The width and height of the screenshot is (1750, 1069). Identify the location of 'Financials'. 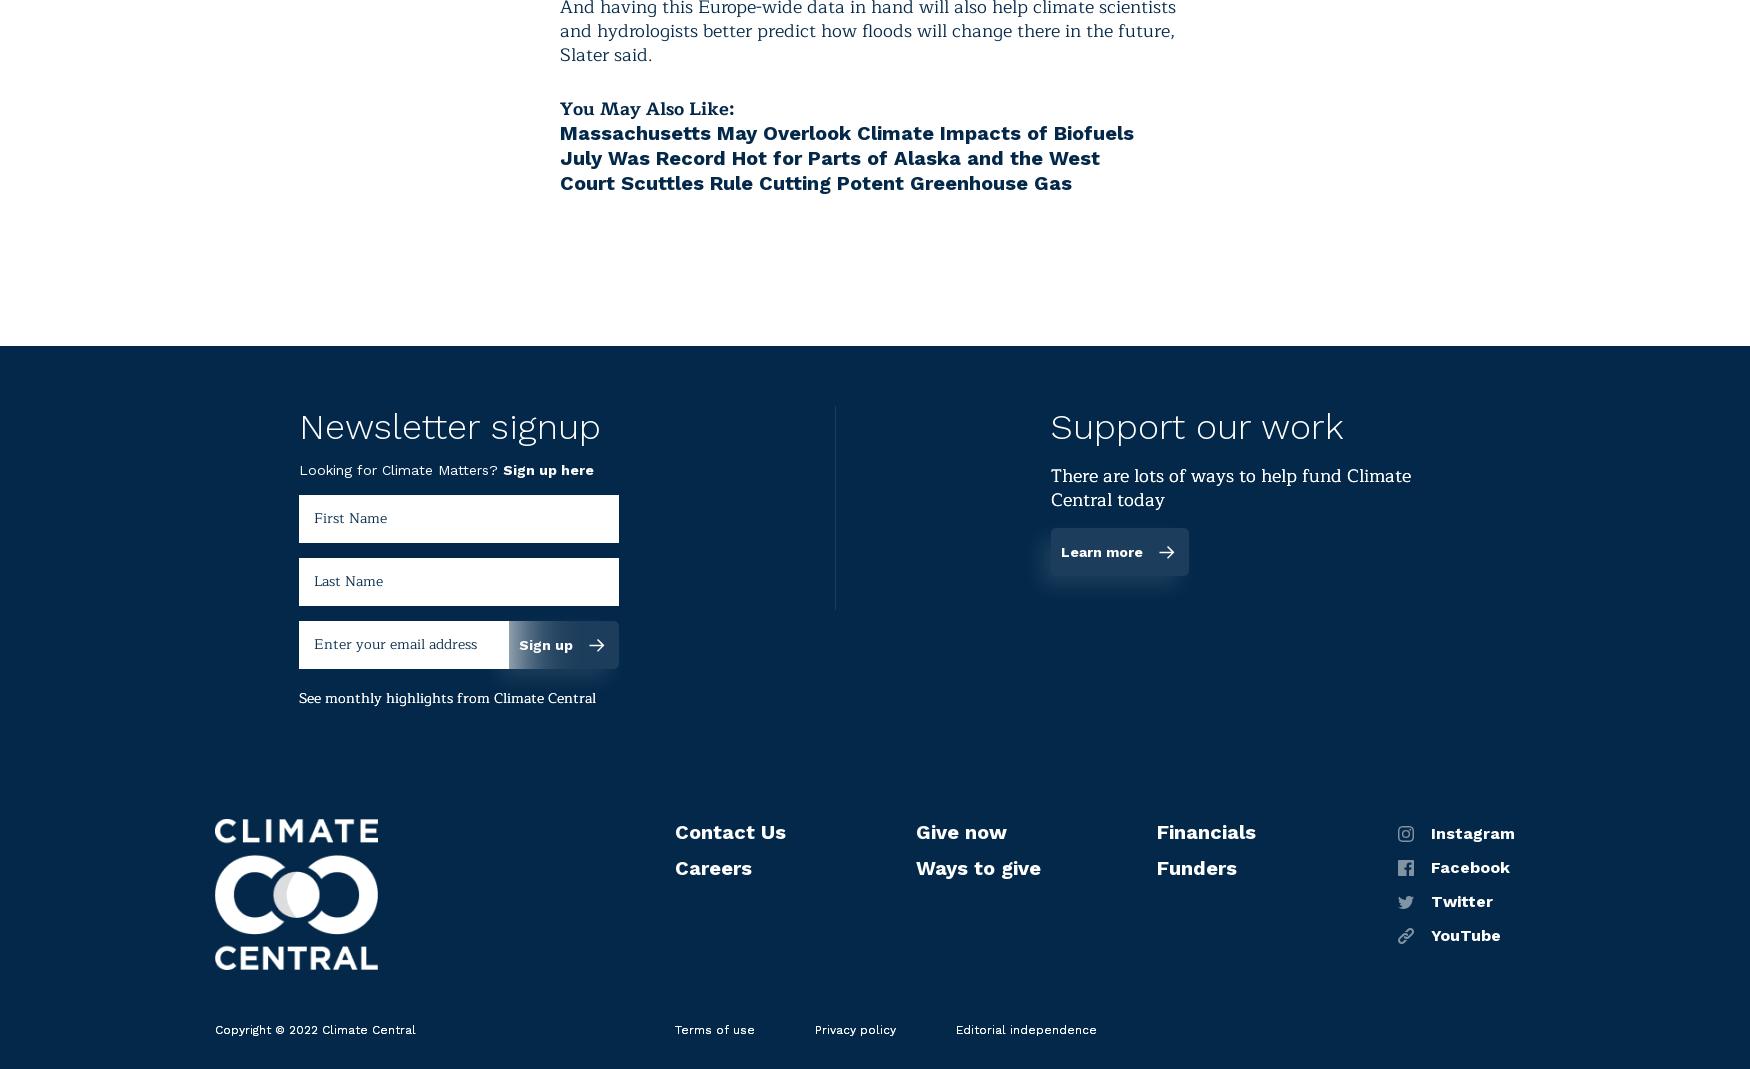
(1206, 831).